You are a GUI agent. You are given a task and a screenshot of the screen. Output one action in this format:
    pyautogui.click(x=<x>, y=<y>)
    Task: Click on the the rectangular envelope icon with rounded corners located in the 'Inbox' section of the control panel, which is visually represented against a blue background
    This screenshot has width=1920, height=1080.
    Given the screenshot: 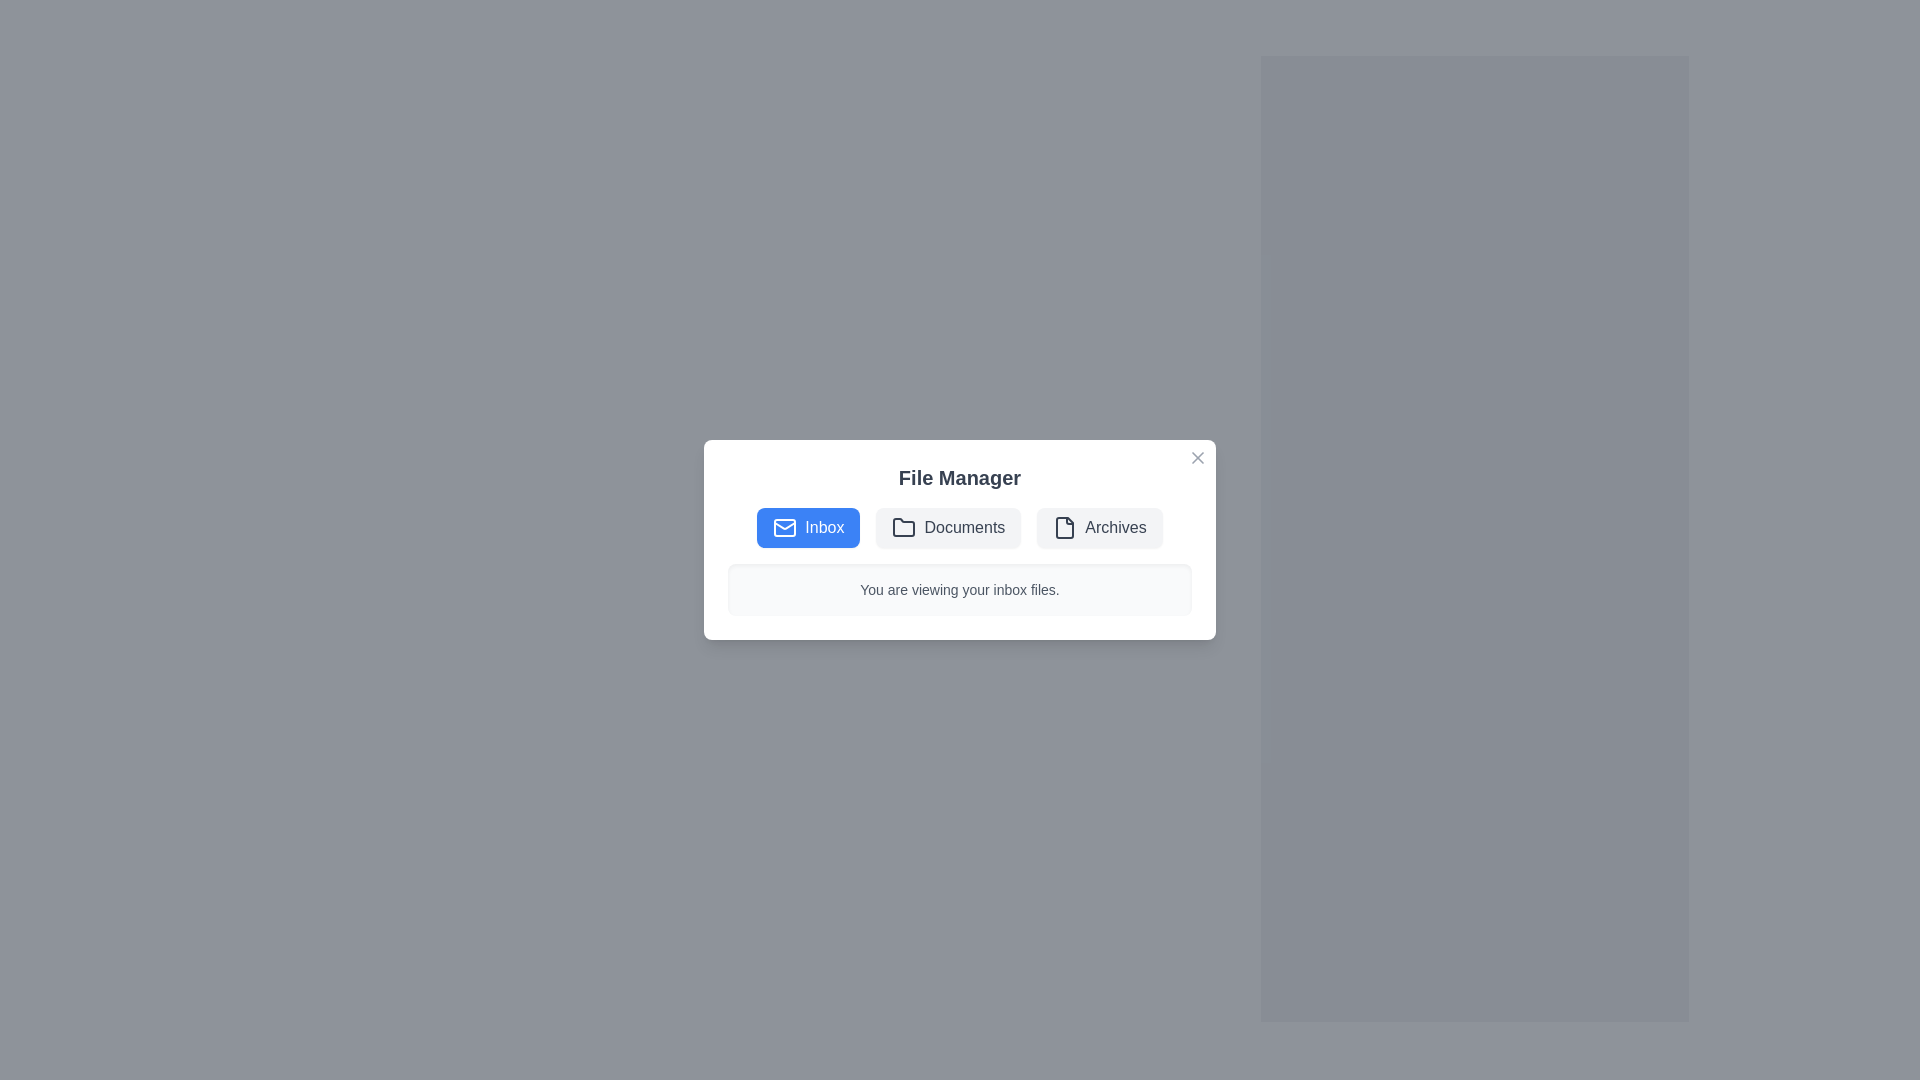 What is the action you would take?
    pyautogui.click(x=784, y=527)
    